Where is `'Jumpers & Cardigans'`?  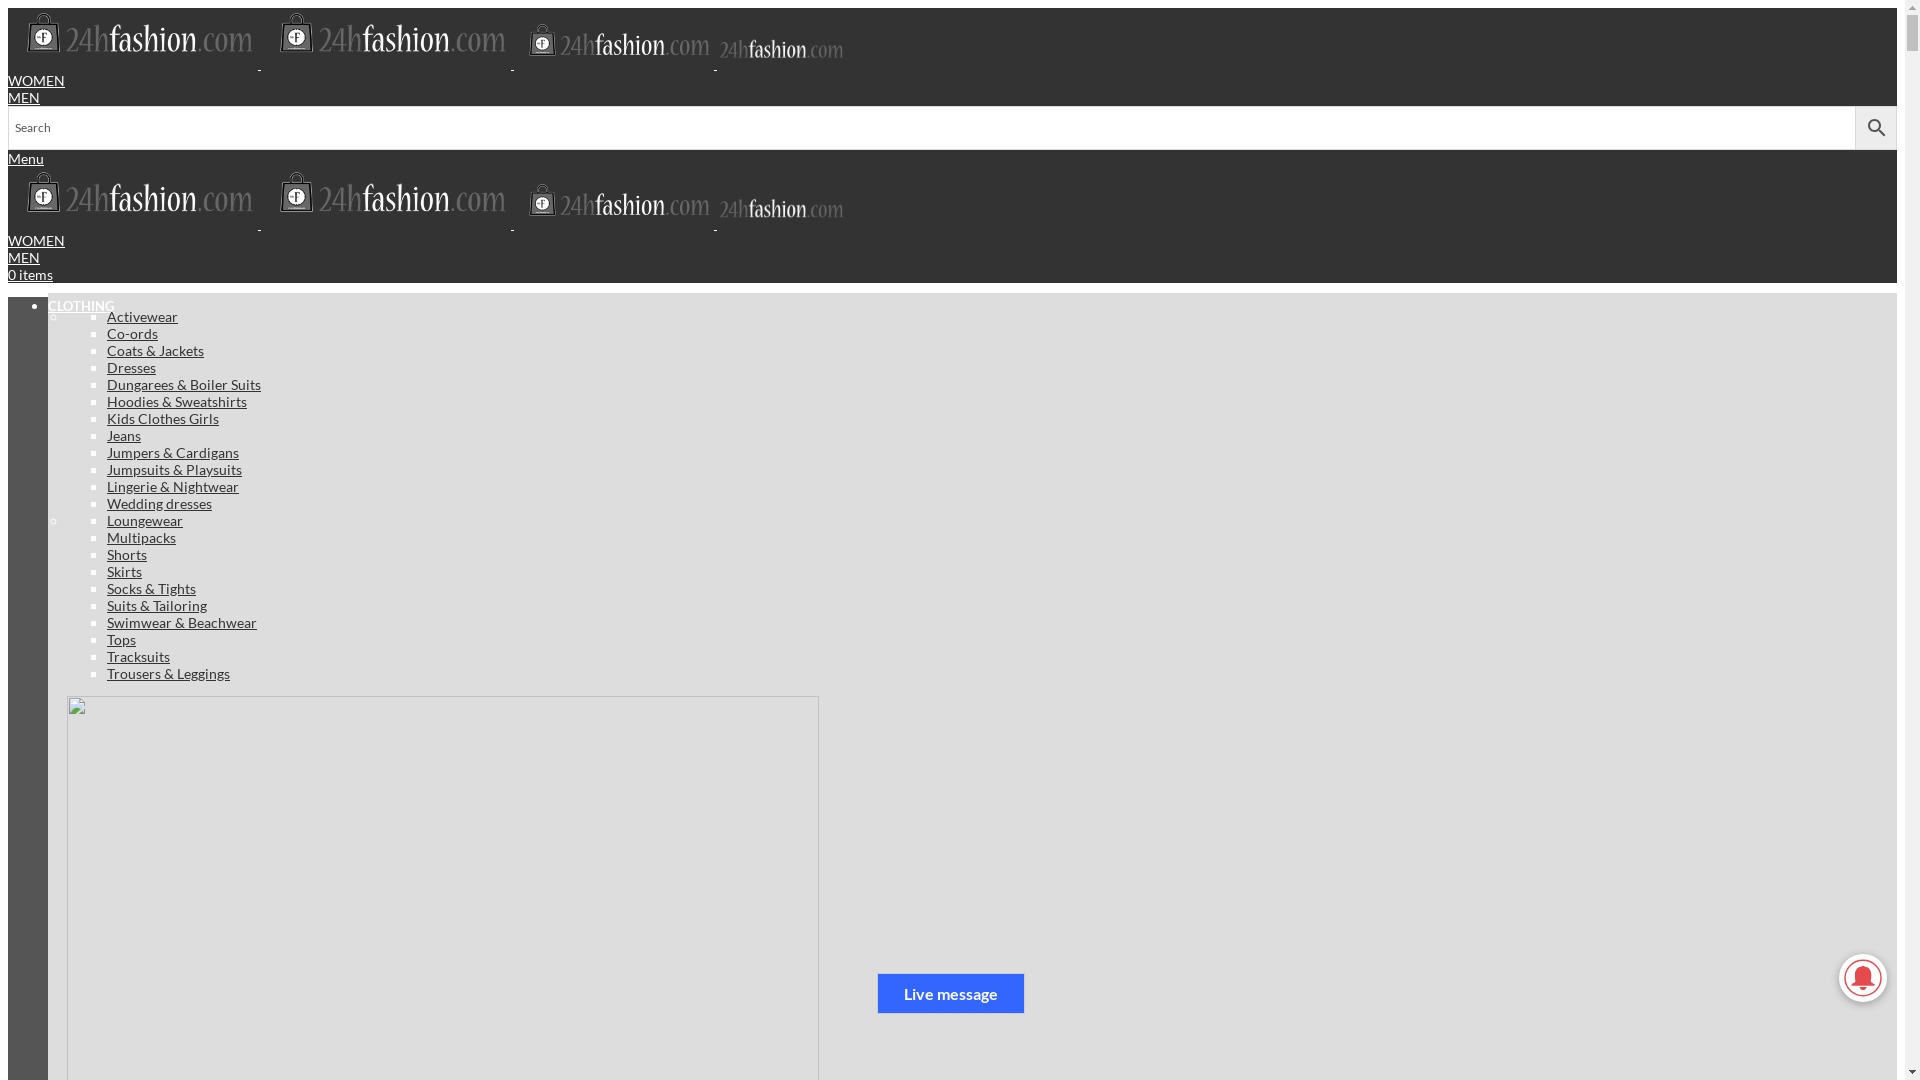
'Jumpers & Cardigans' is located at coordinates (172, 452).